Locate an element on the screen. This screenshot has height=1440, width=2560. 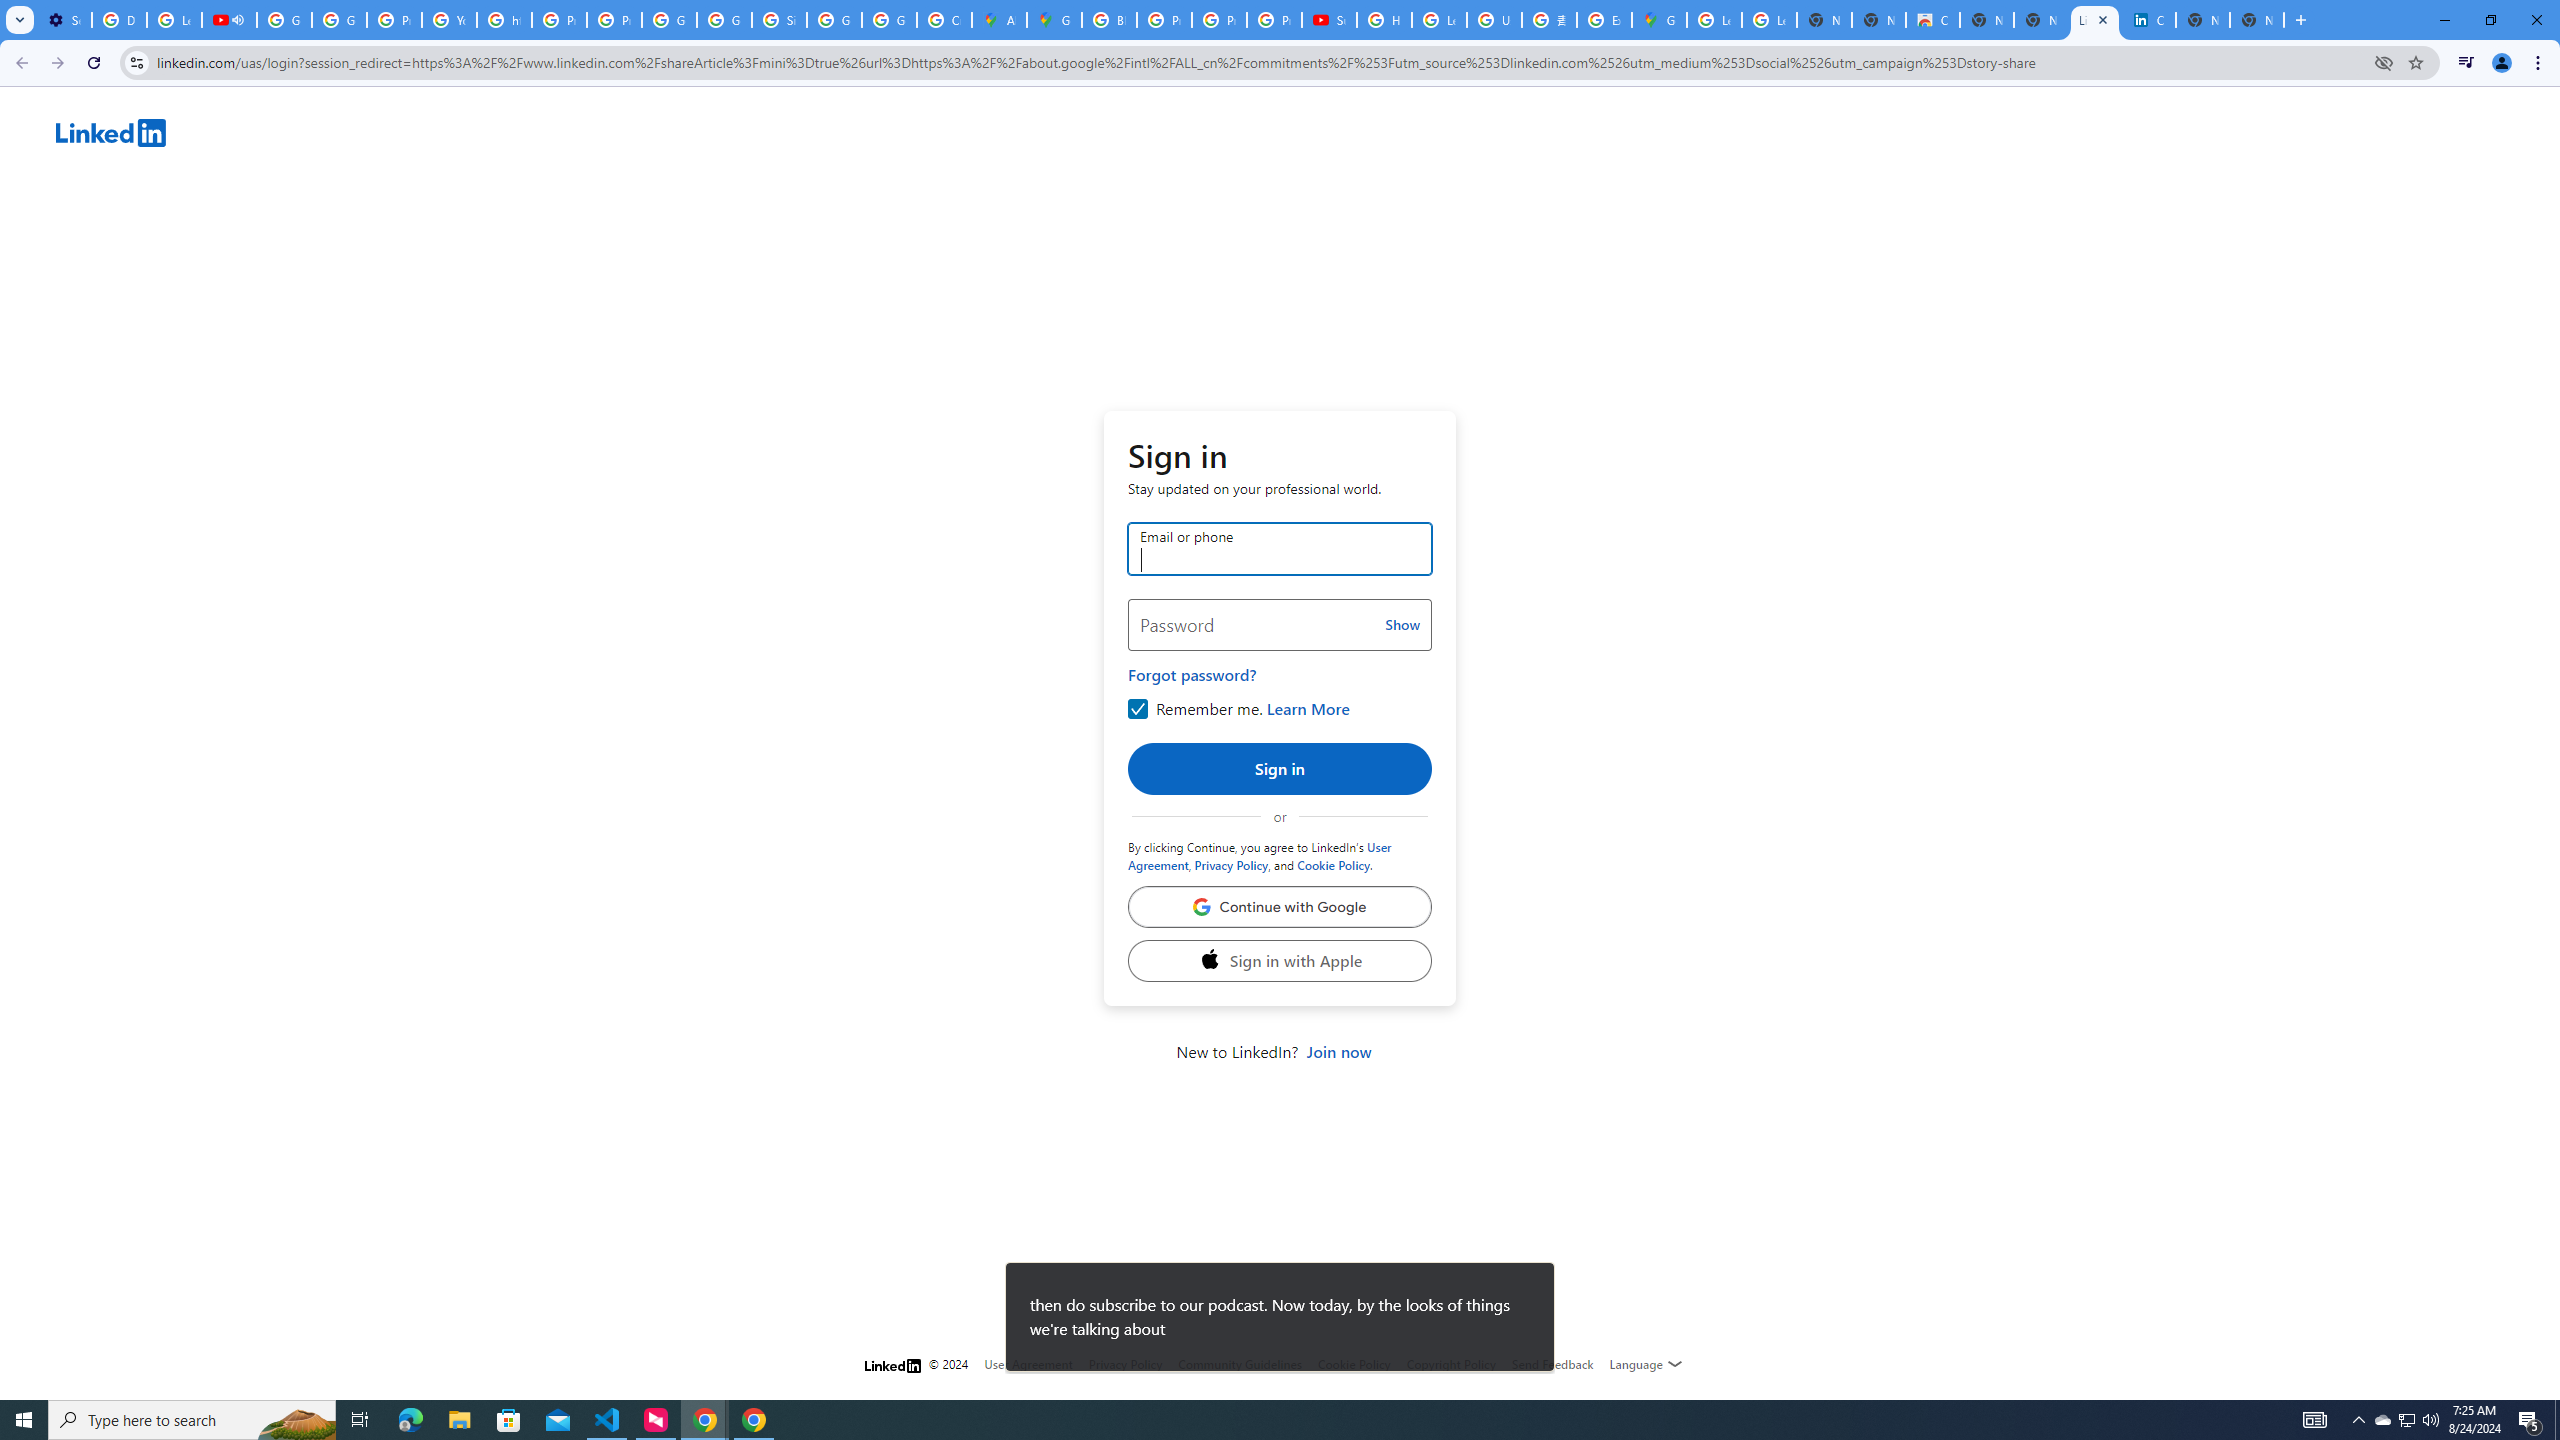
'Subscriptions - YouTube' is located at coordinates (1328, 19).